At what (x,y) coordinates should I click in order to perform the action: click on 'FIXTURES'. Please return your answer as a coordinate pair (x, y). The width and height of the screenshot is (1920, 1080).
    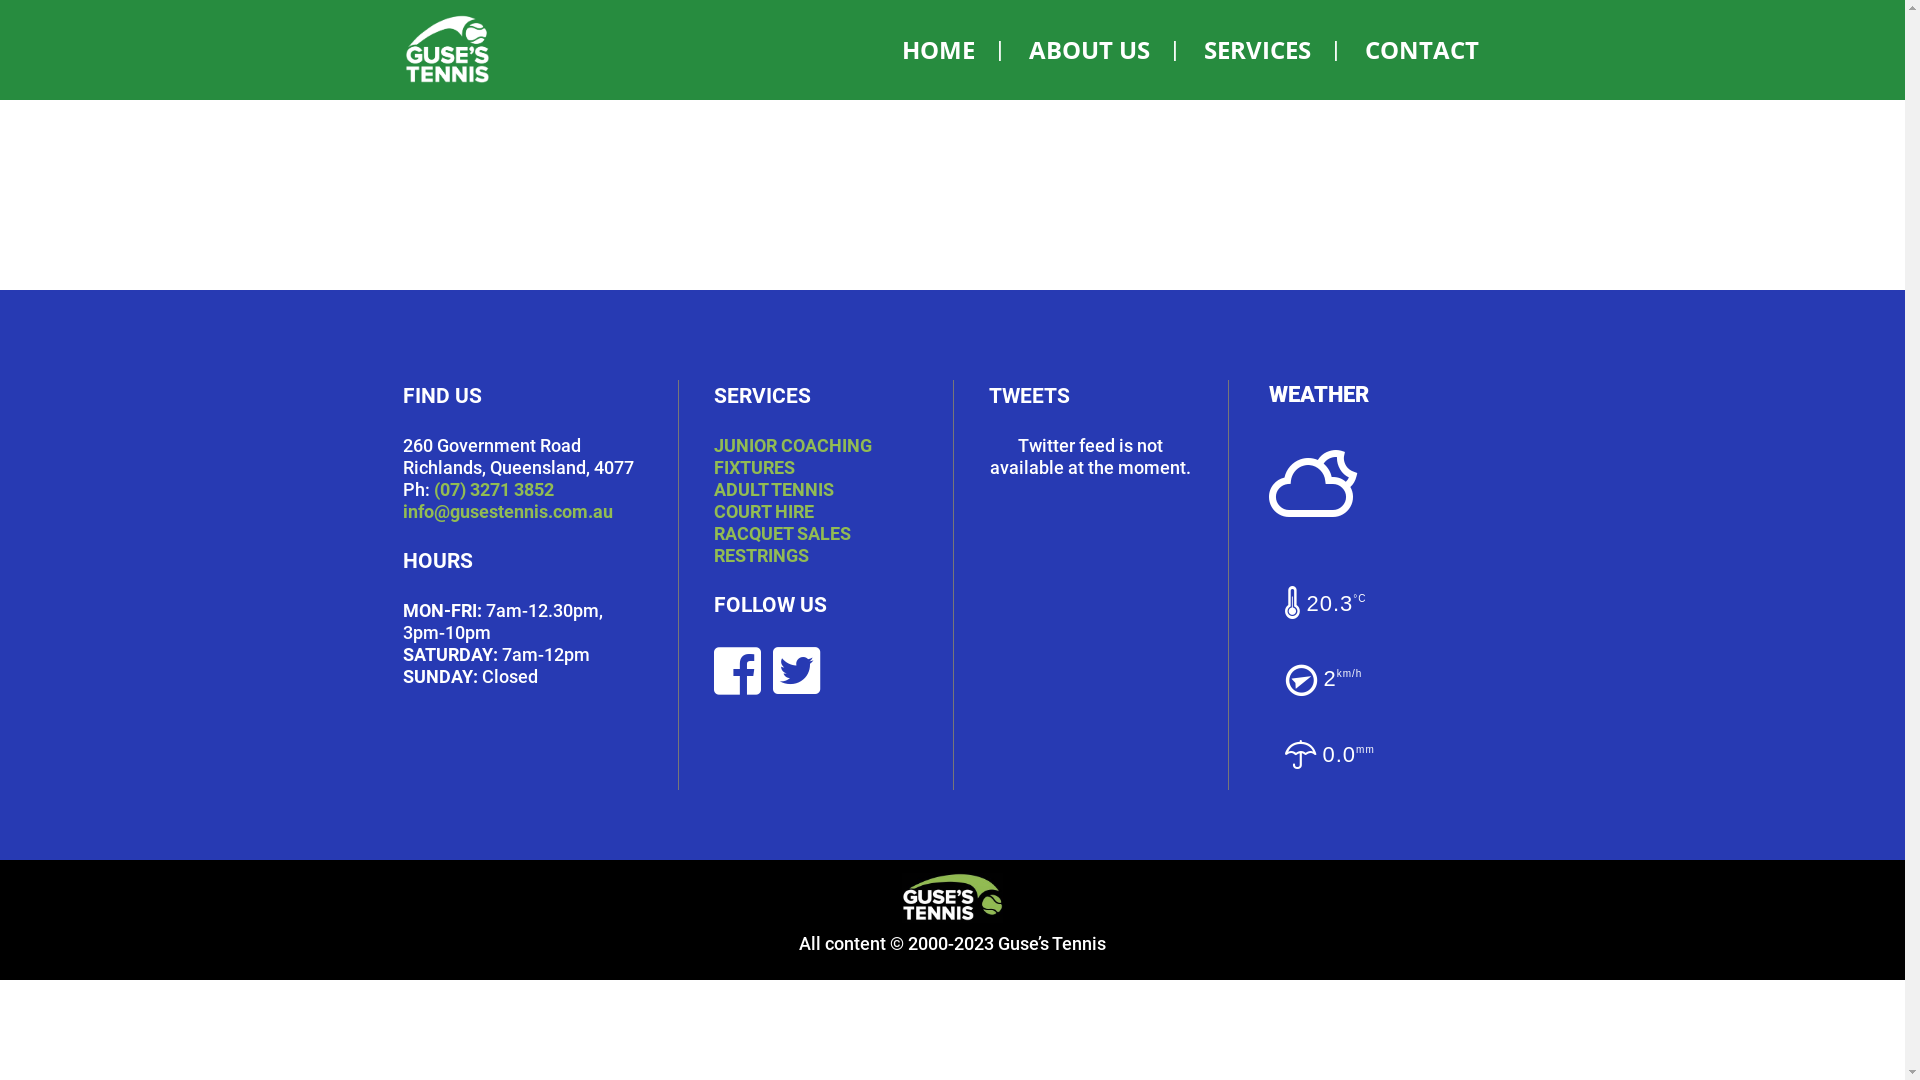
    Looking at the image, I should click on (714, 467).